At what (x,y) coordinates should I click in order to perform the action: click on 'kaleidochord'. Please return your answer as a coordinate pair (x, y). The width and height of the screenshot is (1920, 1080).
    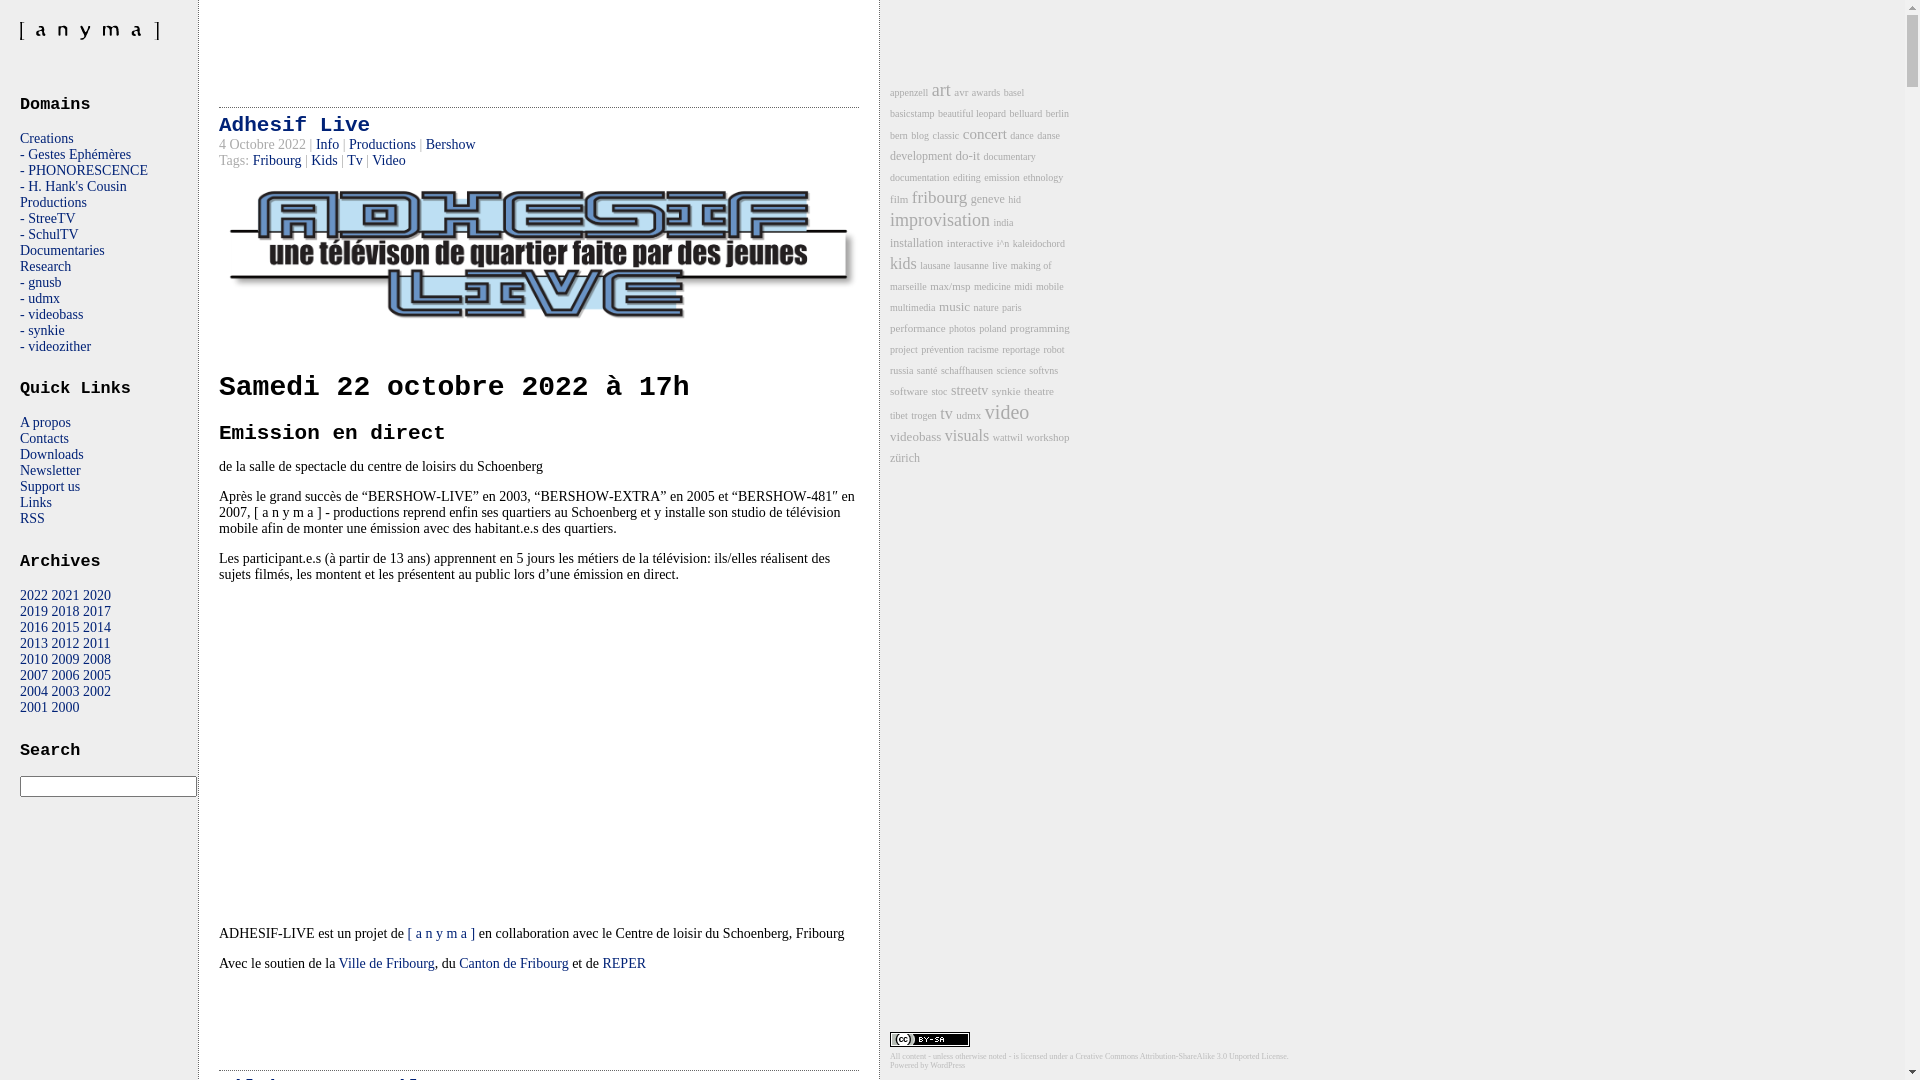
    Looking at the image, I should click on (1038, 242).